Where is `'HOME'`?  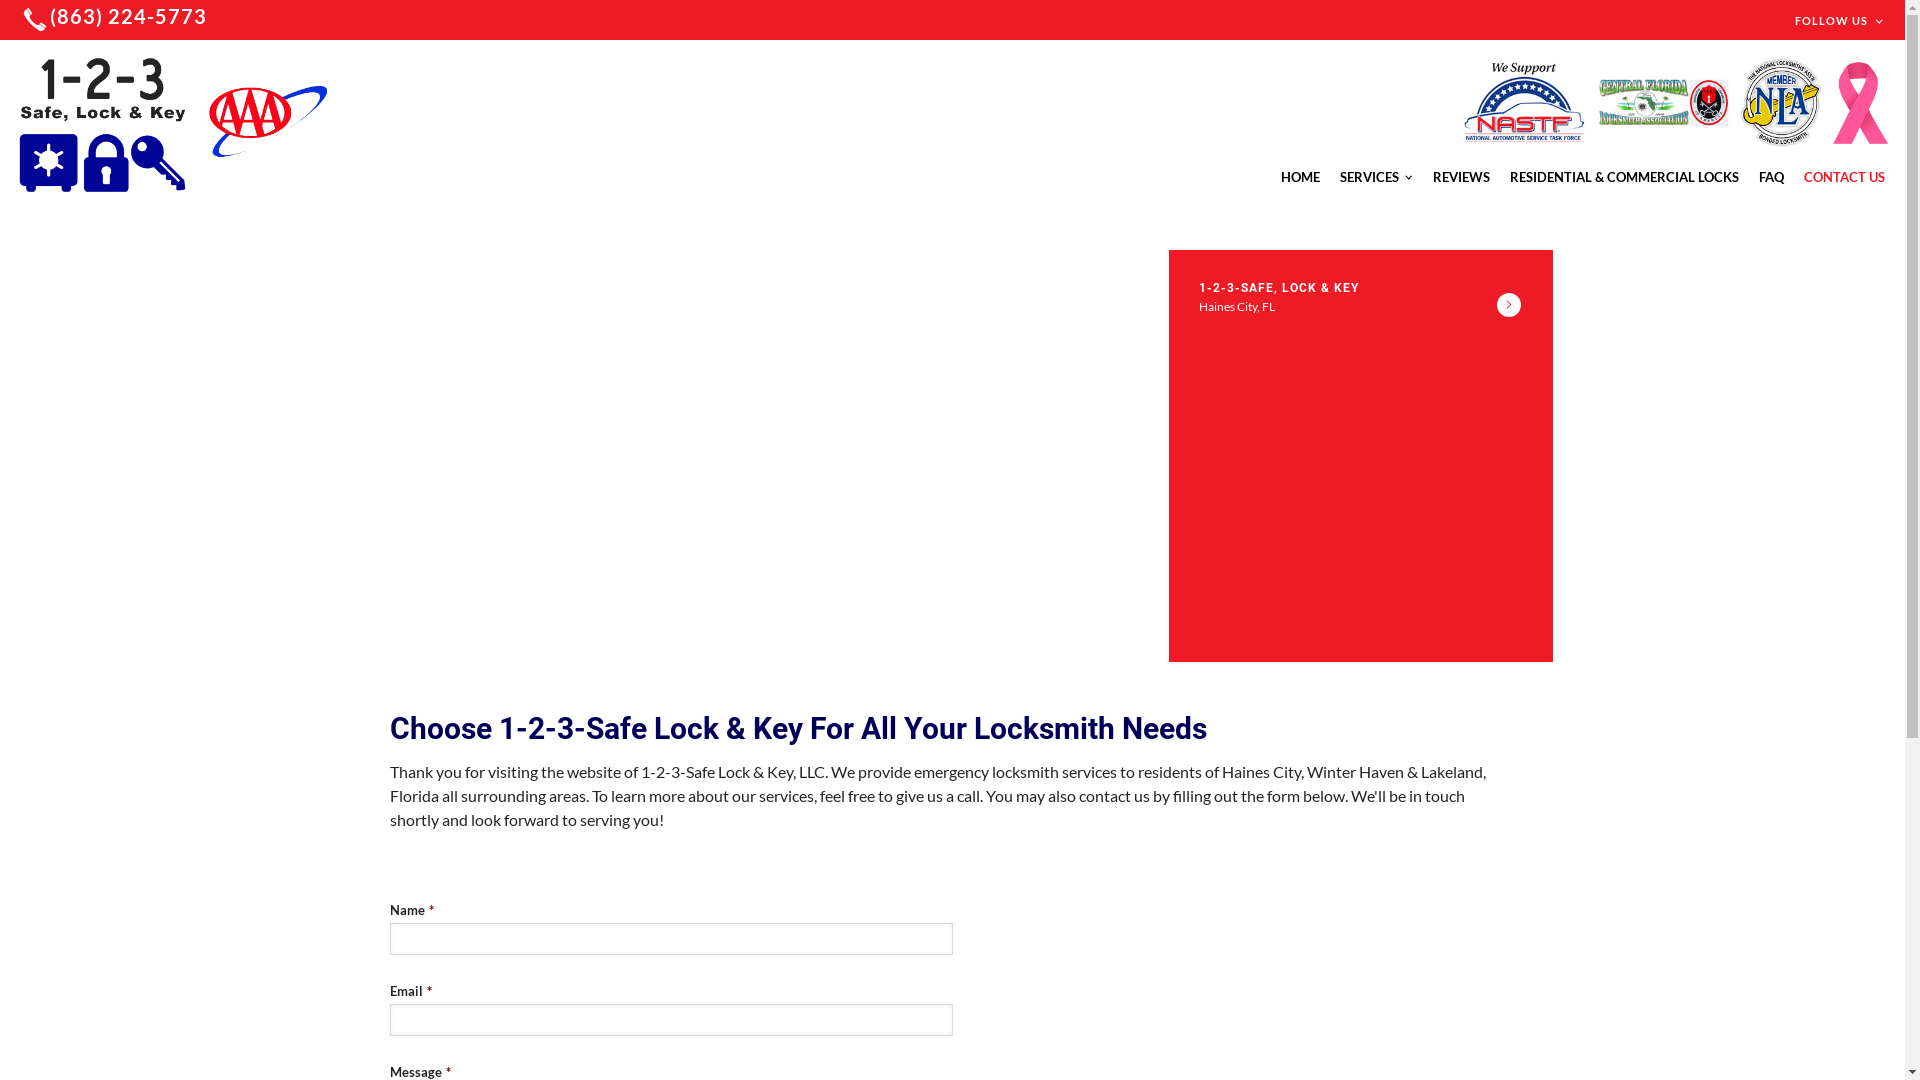 'HOME' is located at coordinates (1281, 176).